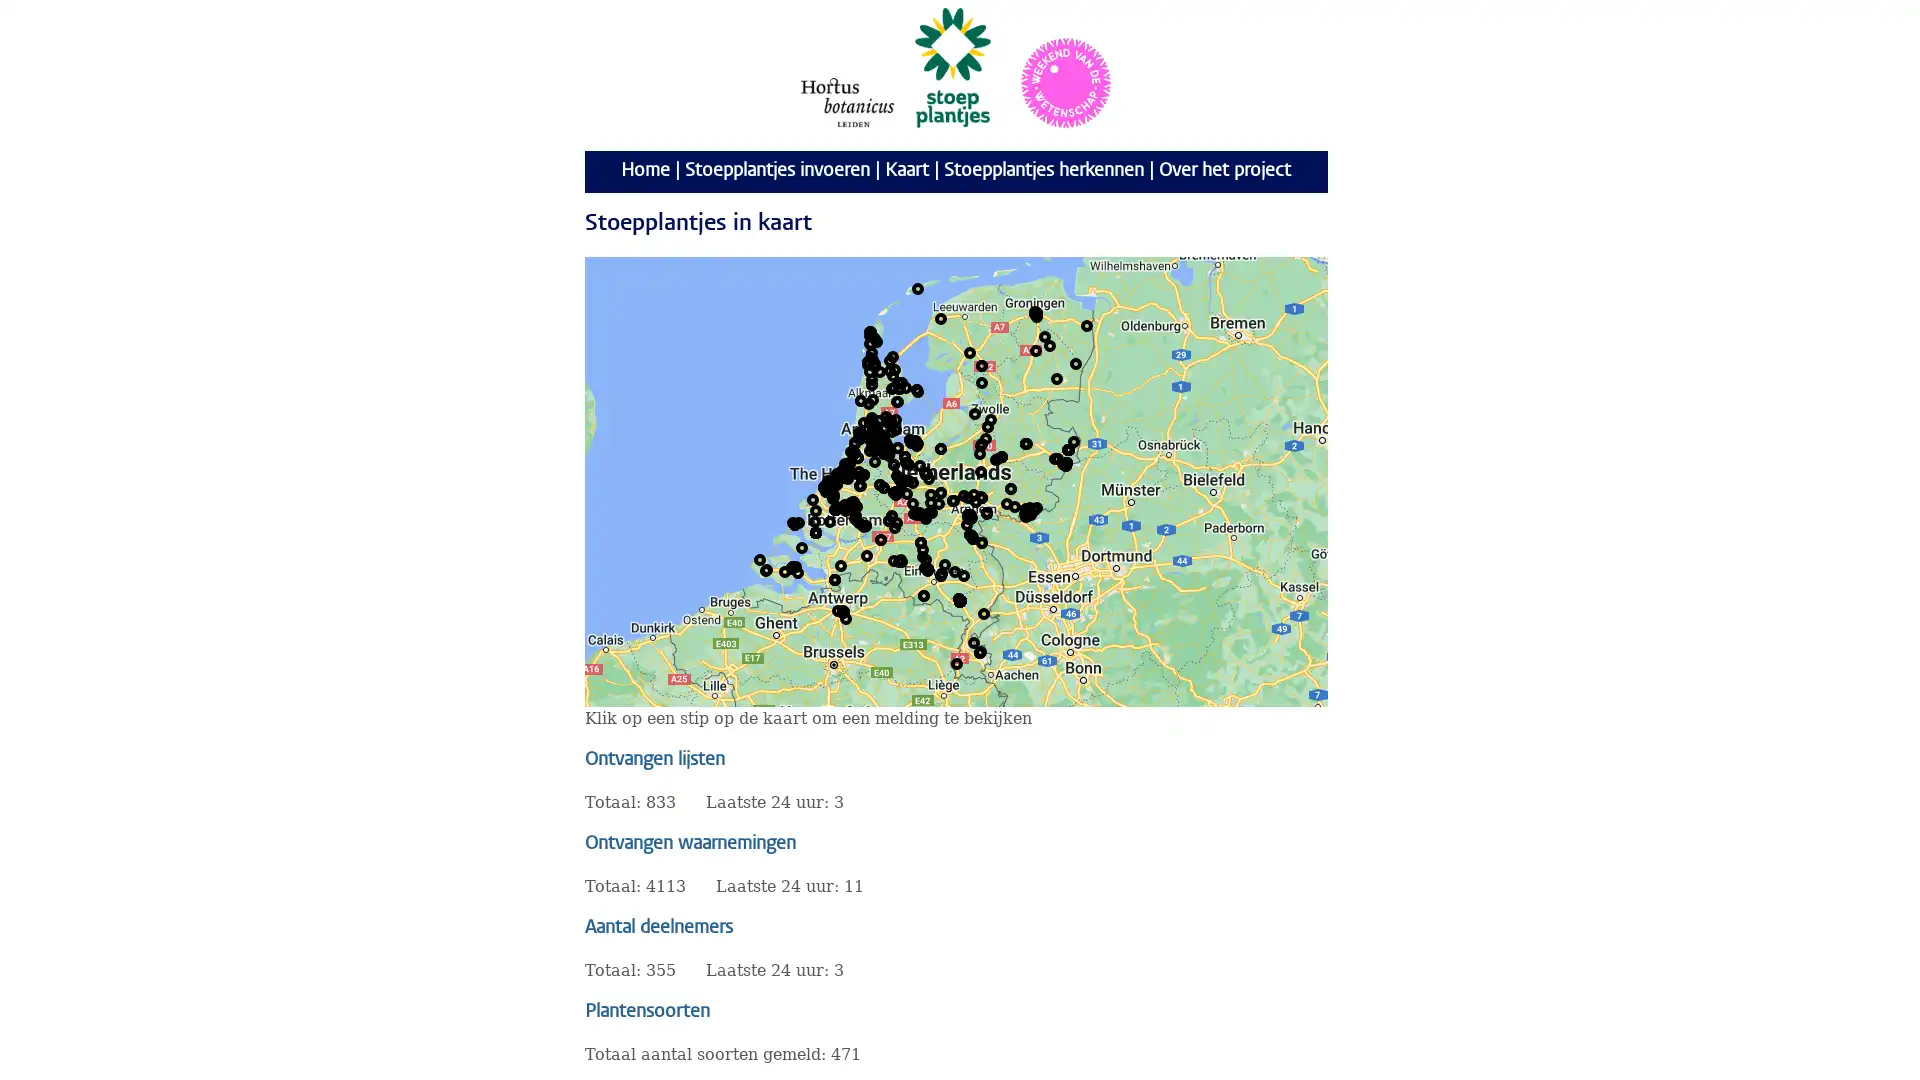 This screenshot has height=1080, width=1920. Describe the element at coordinates (864, 524) in the screenshot. I see `Telling van Smits op 06 juni 2022` at that location.